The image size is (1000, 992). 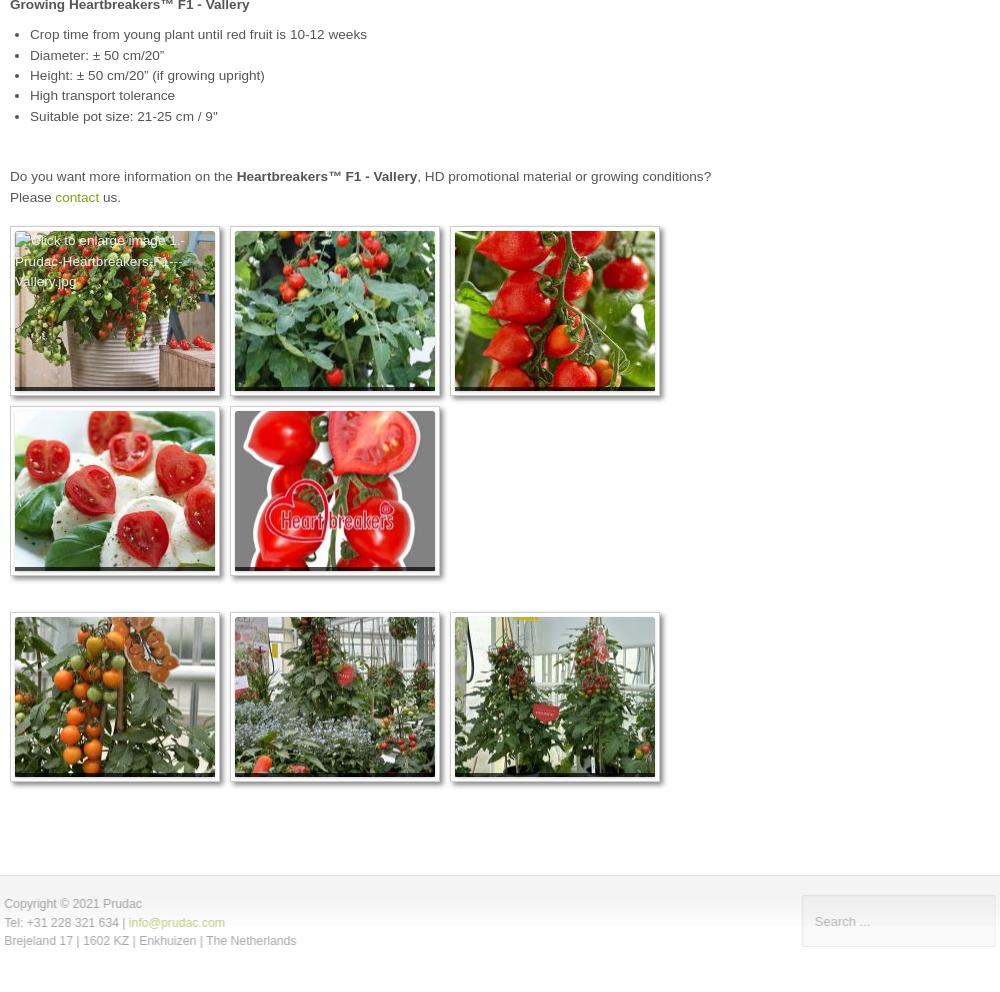 What do you see at coordinates (98, 195) in the screenshot?
I see `'us.'` at bounding box center [98, 195].